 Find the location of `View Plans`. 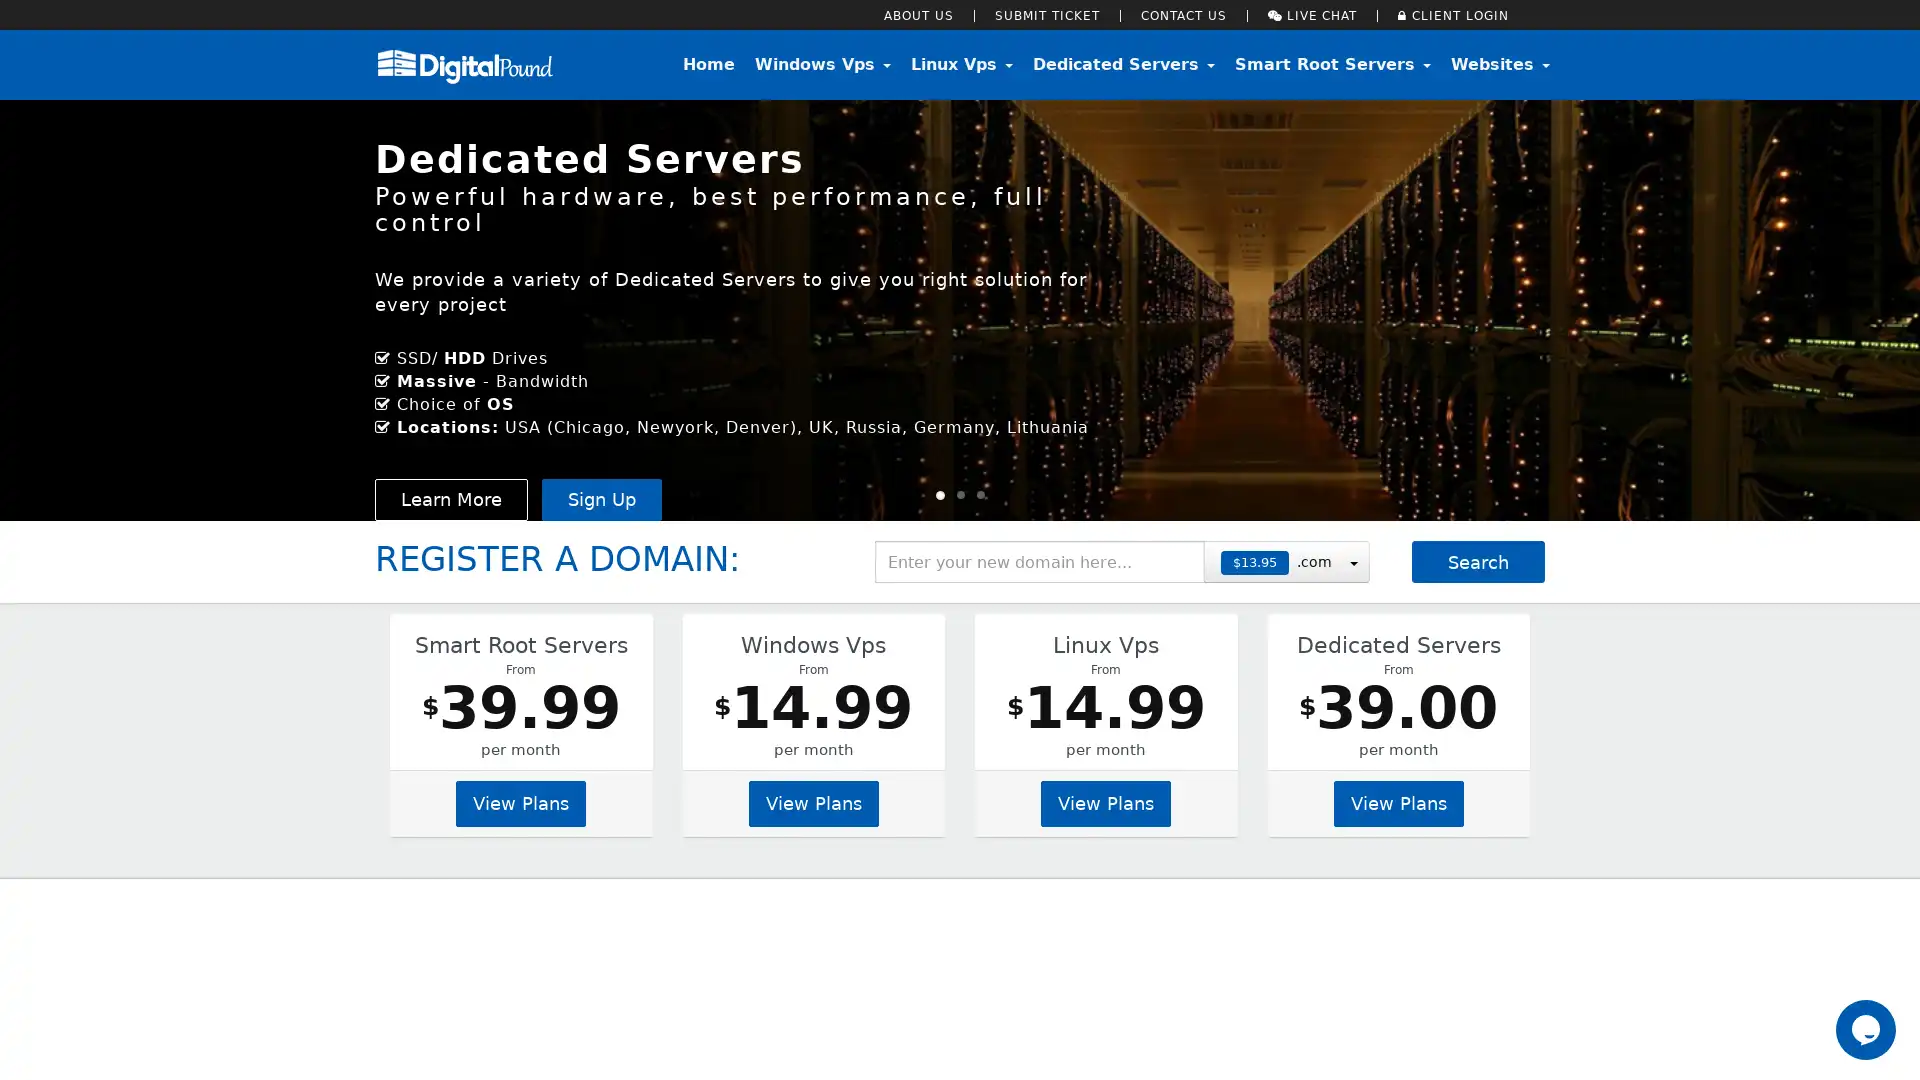

View Plans is located at coordinates (521, 801).